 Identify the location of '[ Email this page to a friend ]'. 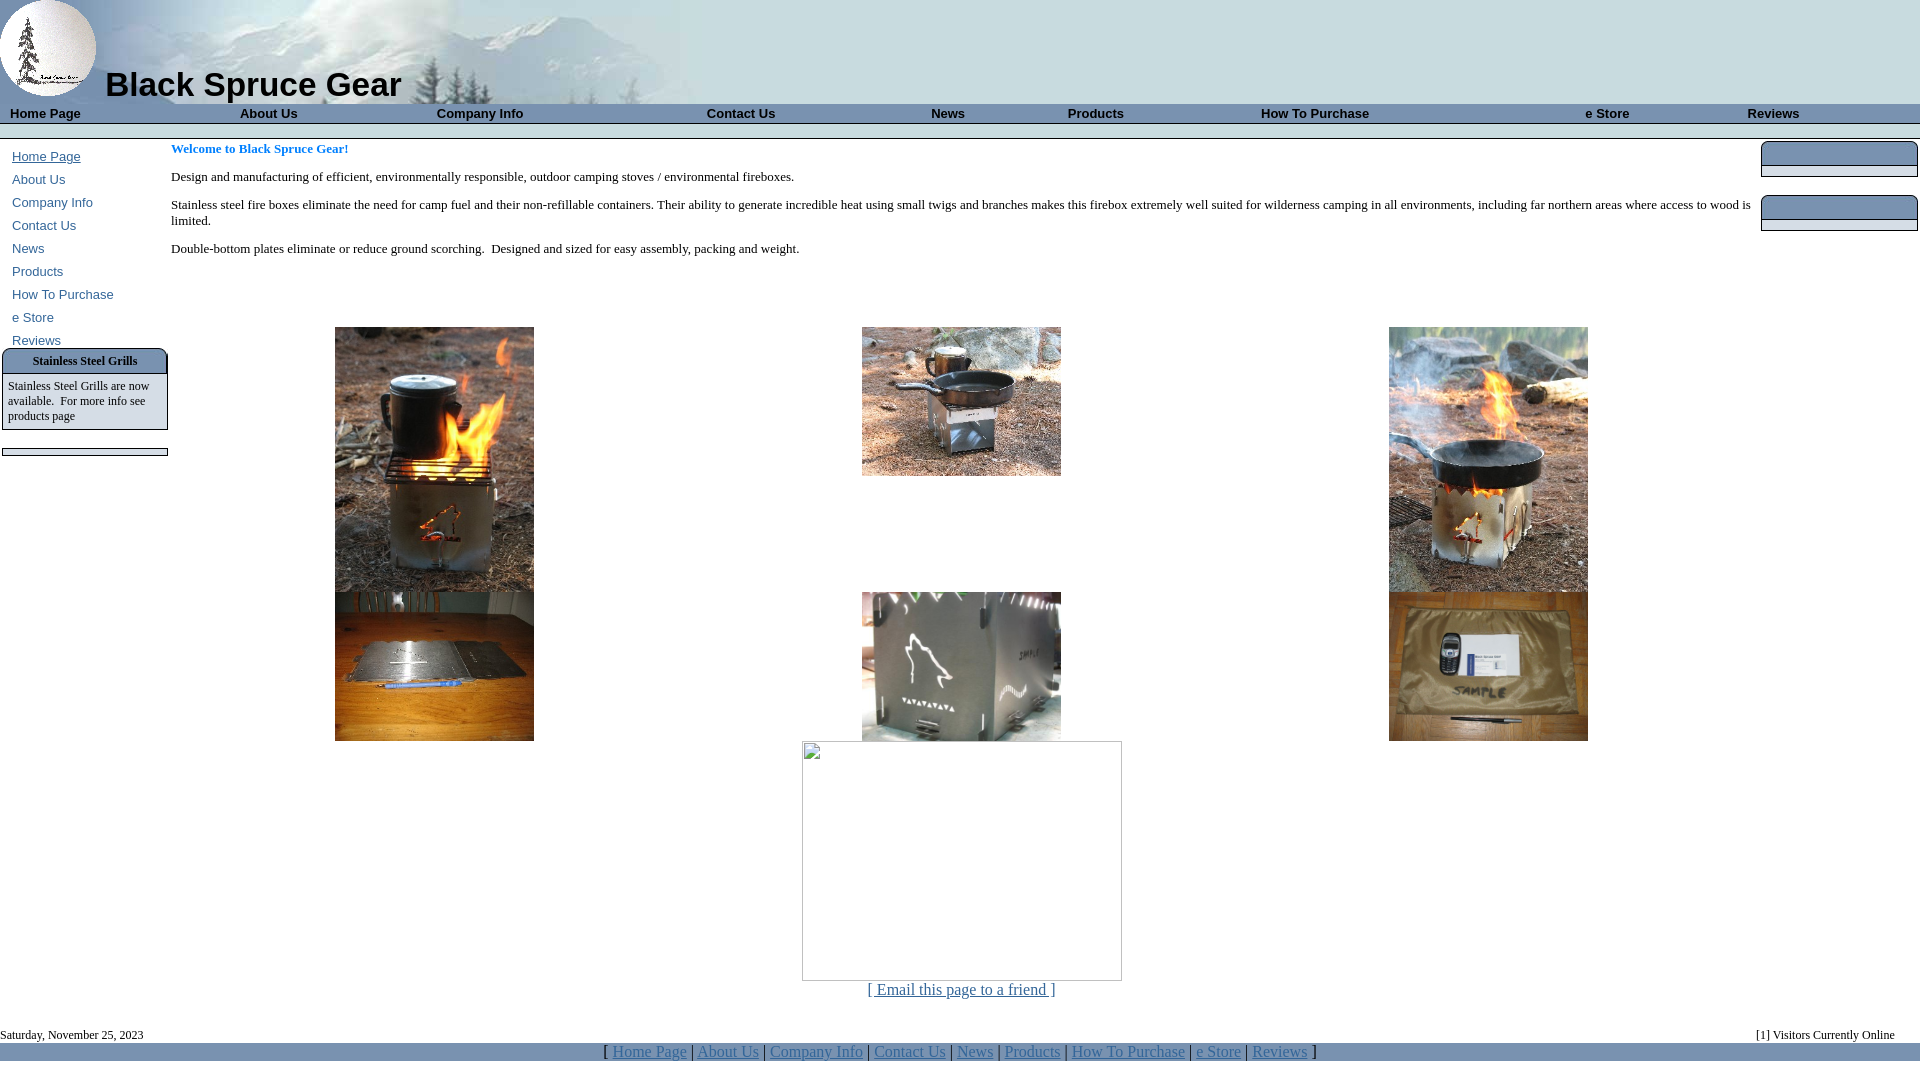
(868, 988).